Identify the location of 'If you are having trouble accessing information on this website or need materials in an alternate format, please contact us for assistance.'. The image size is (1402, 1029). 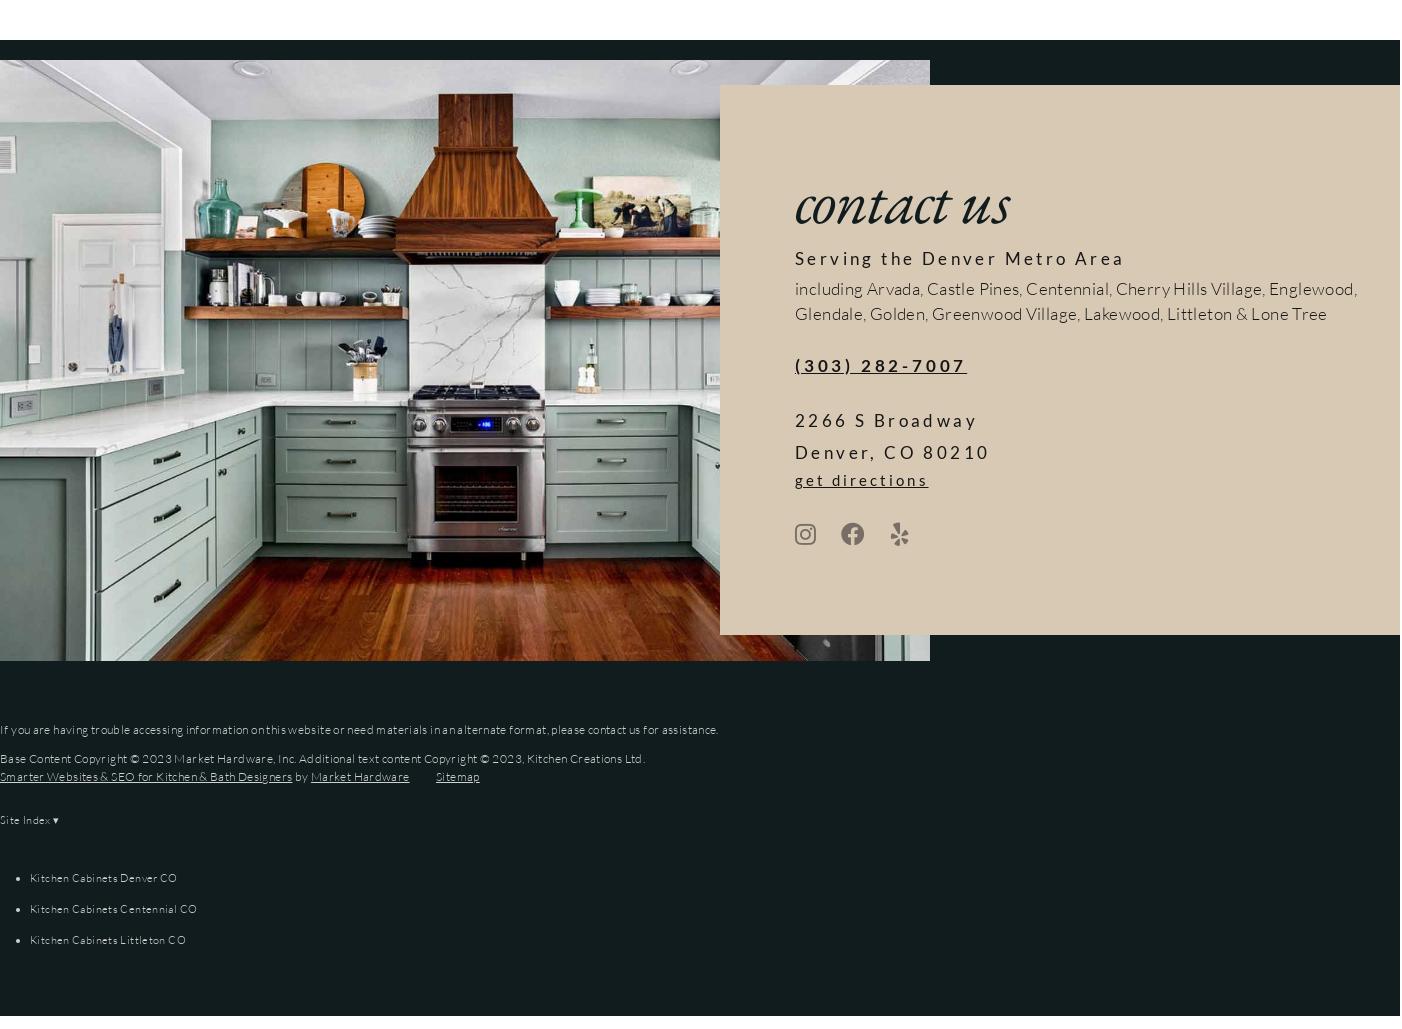
(359, 727).